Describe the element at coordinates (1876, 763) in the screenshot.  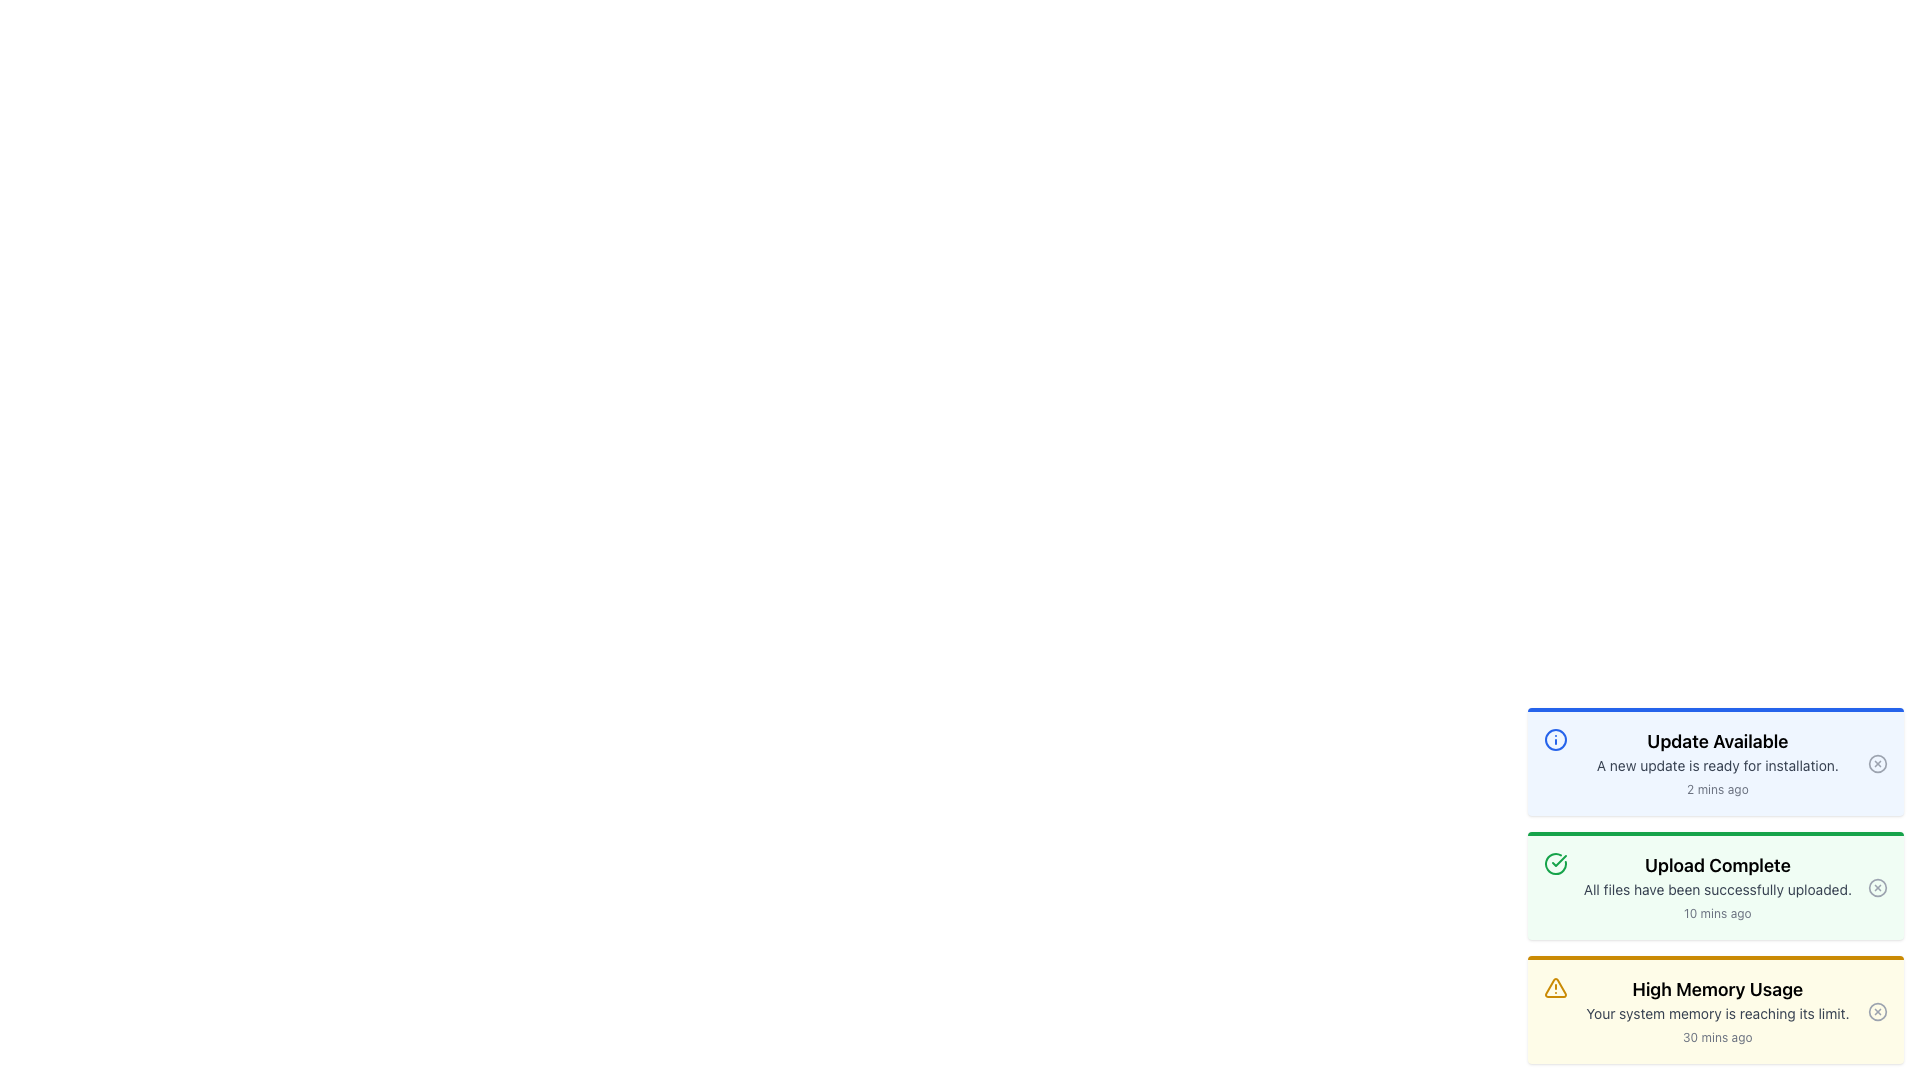
I see `the circular outline icon representing the close or cancel action` at that location.